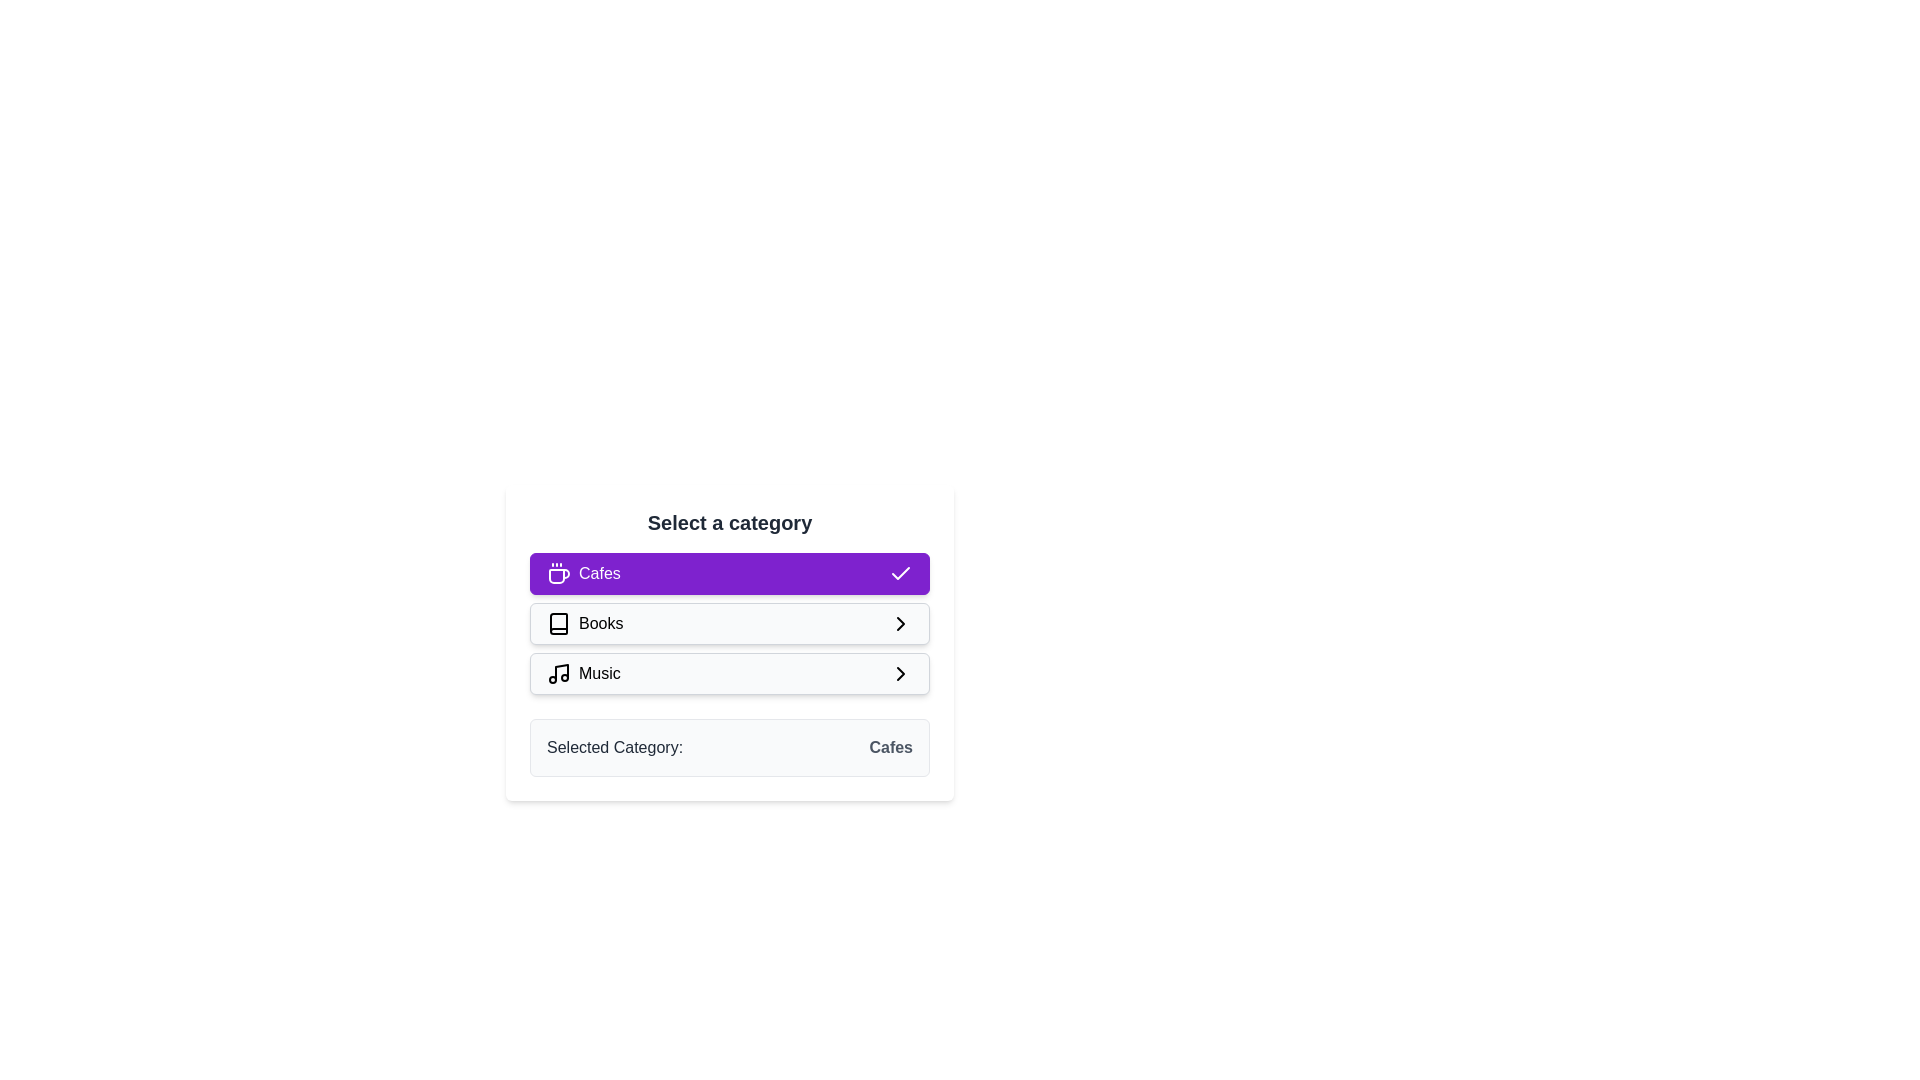 Image resolution: width=1920 pixels, height=1080 pixels. What do you see at coordinates (558, 574) in the screenshot?
I see `the coffee cup icon, which is a minimalist line art representation with a handle on the right and steam above, located to the left of the 'Cafes' text` at bounding box center [558, 574].